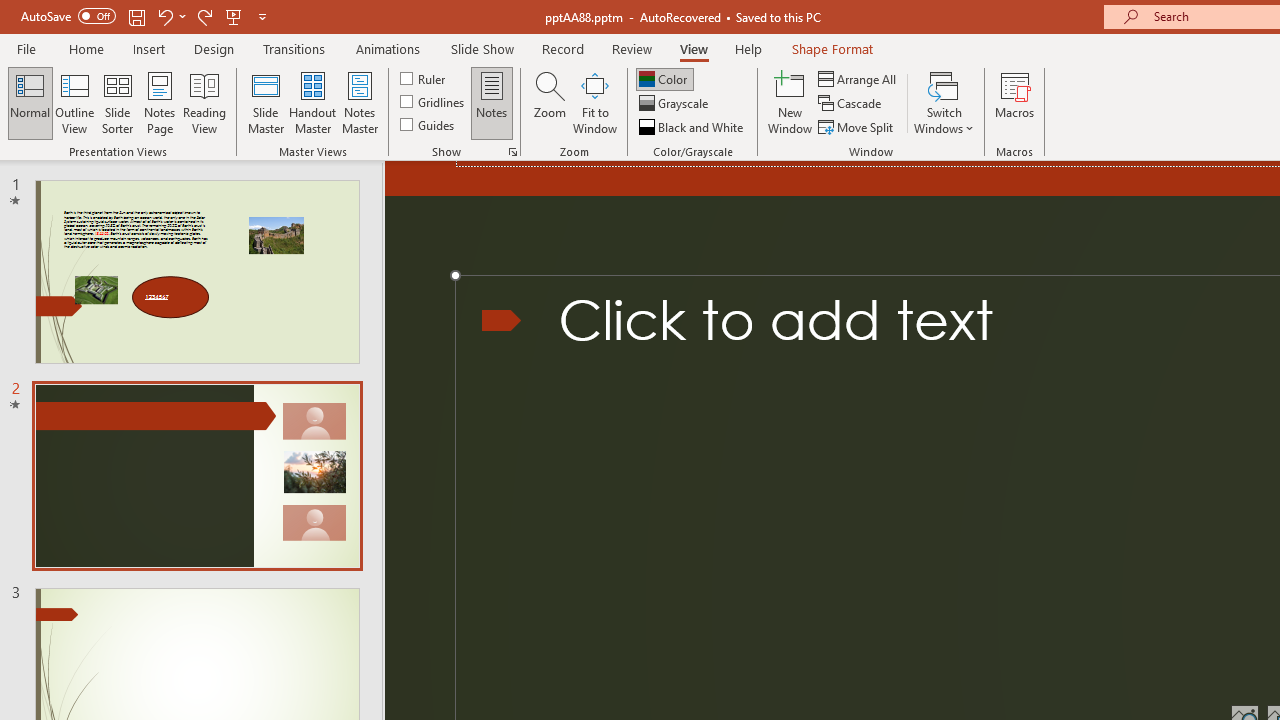 Image resolution: width=1280 pixels, height=720 pixels. I want to click on 'New Window', so click(789, 103).